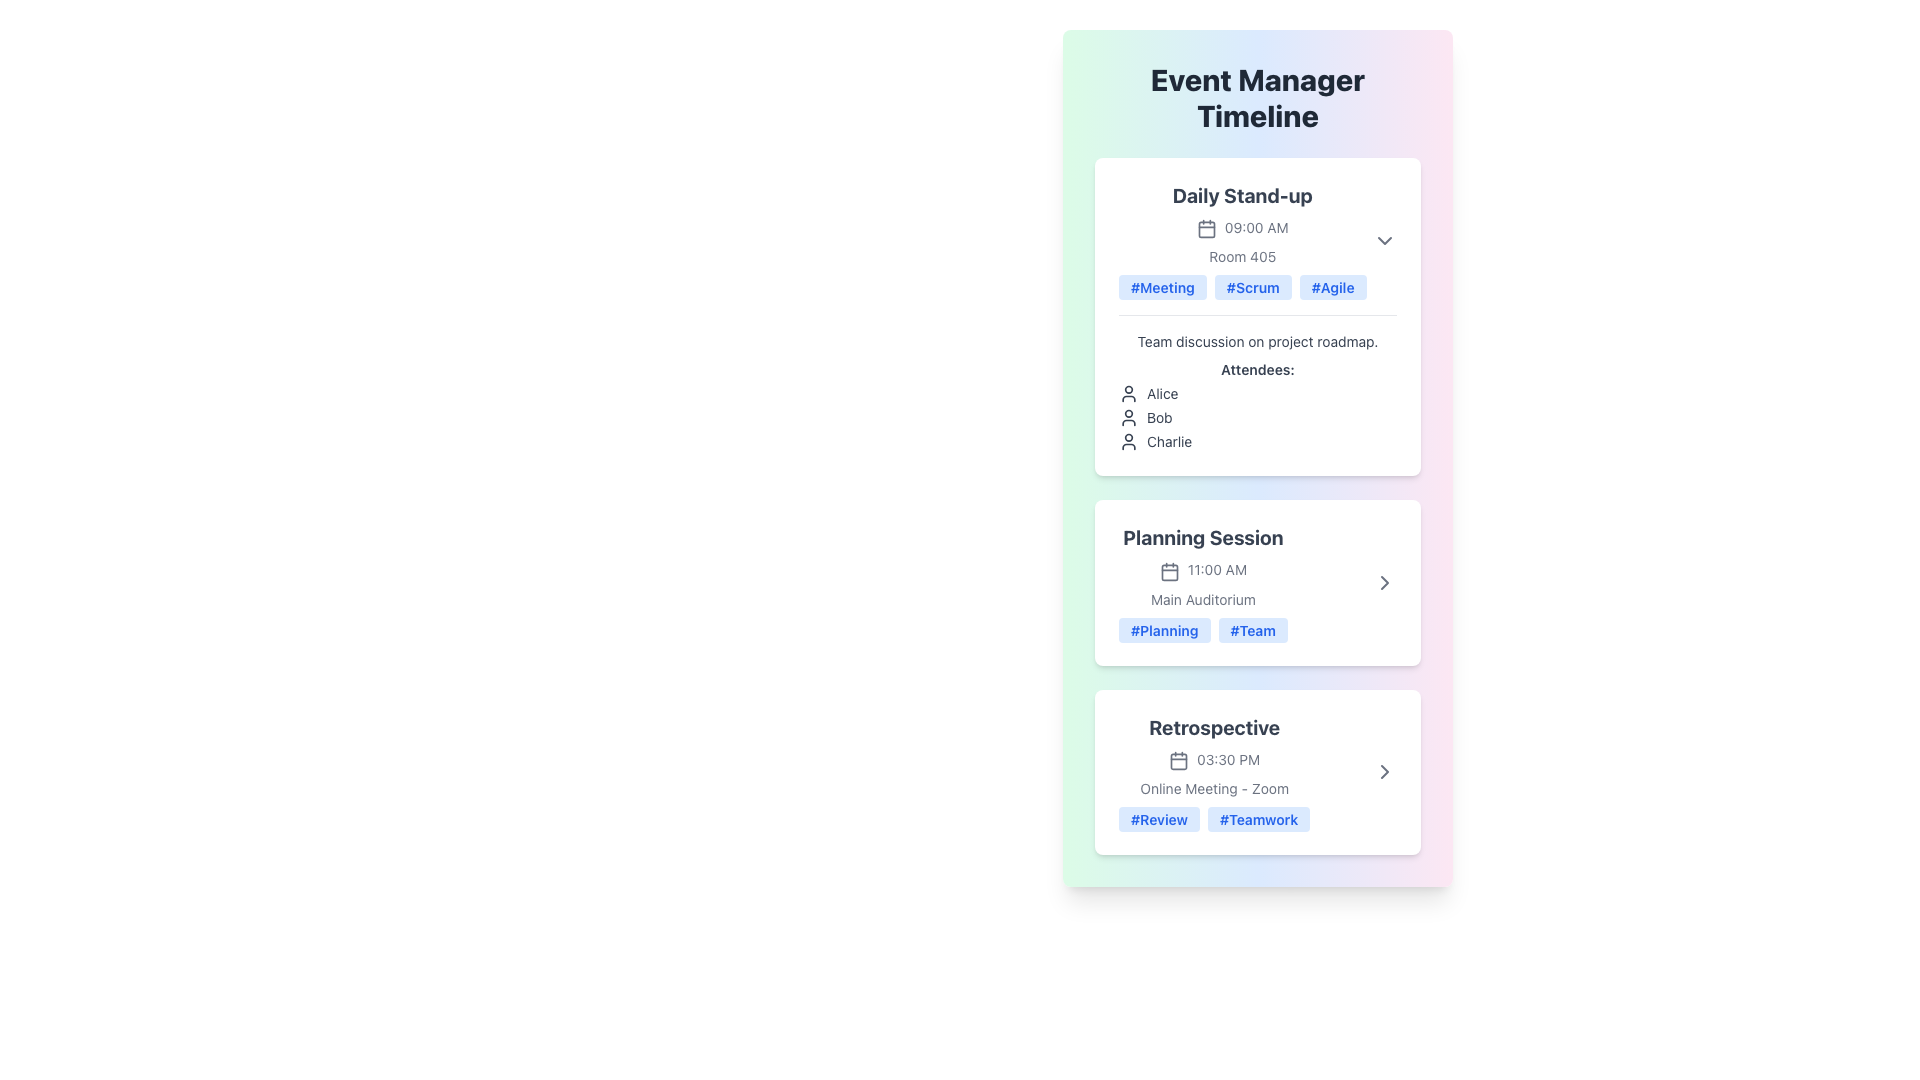 The height and width of the screenshot is (1080, 1920). What do you see at coordinates (1256, 393) in the screenshot?
I see `the first entry in the attendees list labeled 'Alice' under the 'Daily Stand-up' section` at bounding box center [1256, 393].